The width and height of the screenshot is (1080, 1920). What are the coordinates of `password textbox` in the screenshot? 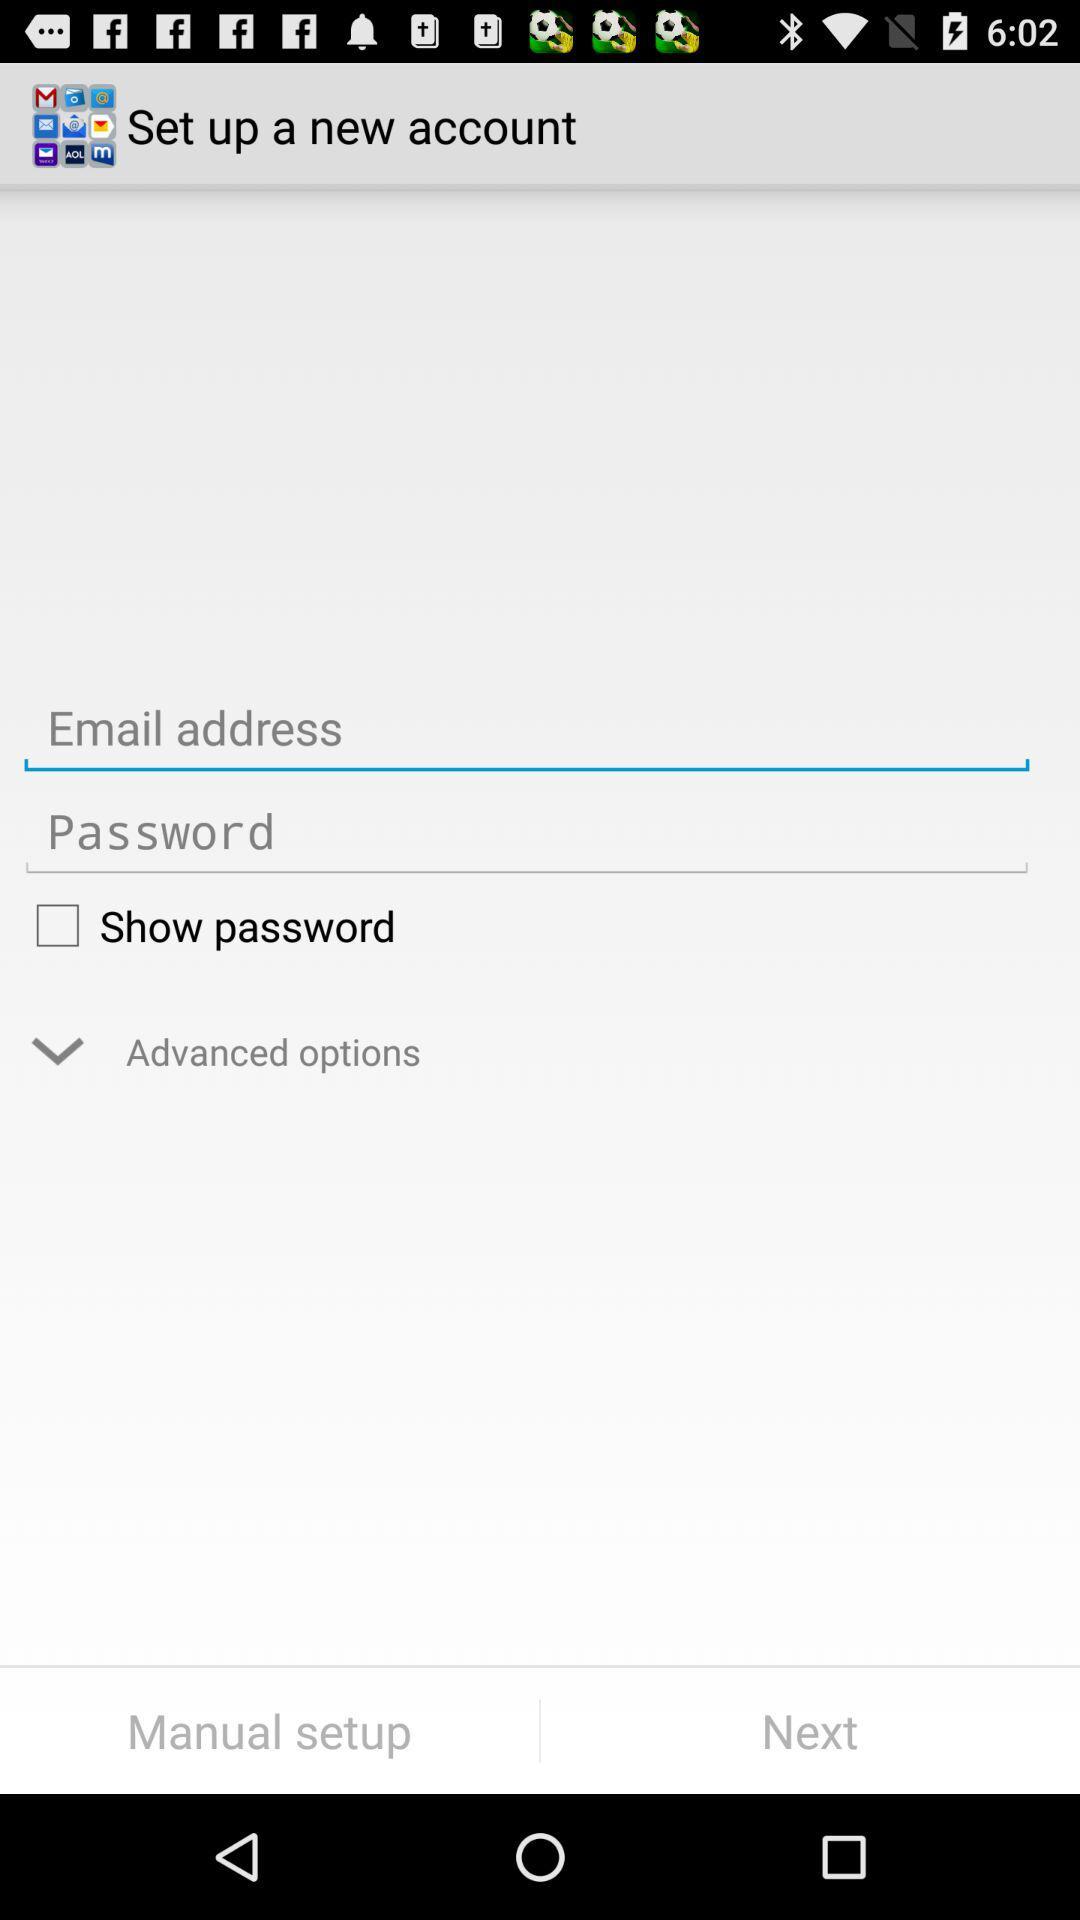 It's located at (525, 831).